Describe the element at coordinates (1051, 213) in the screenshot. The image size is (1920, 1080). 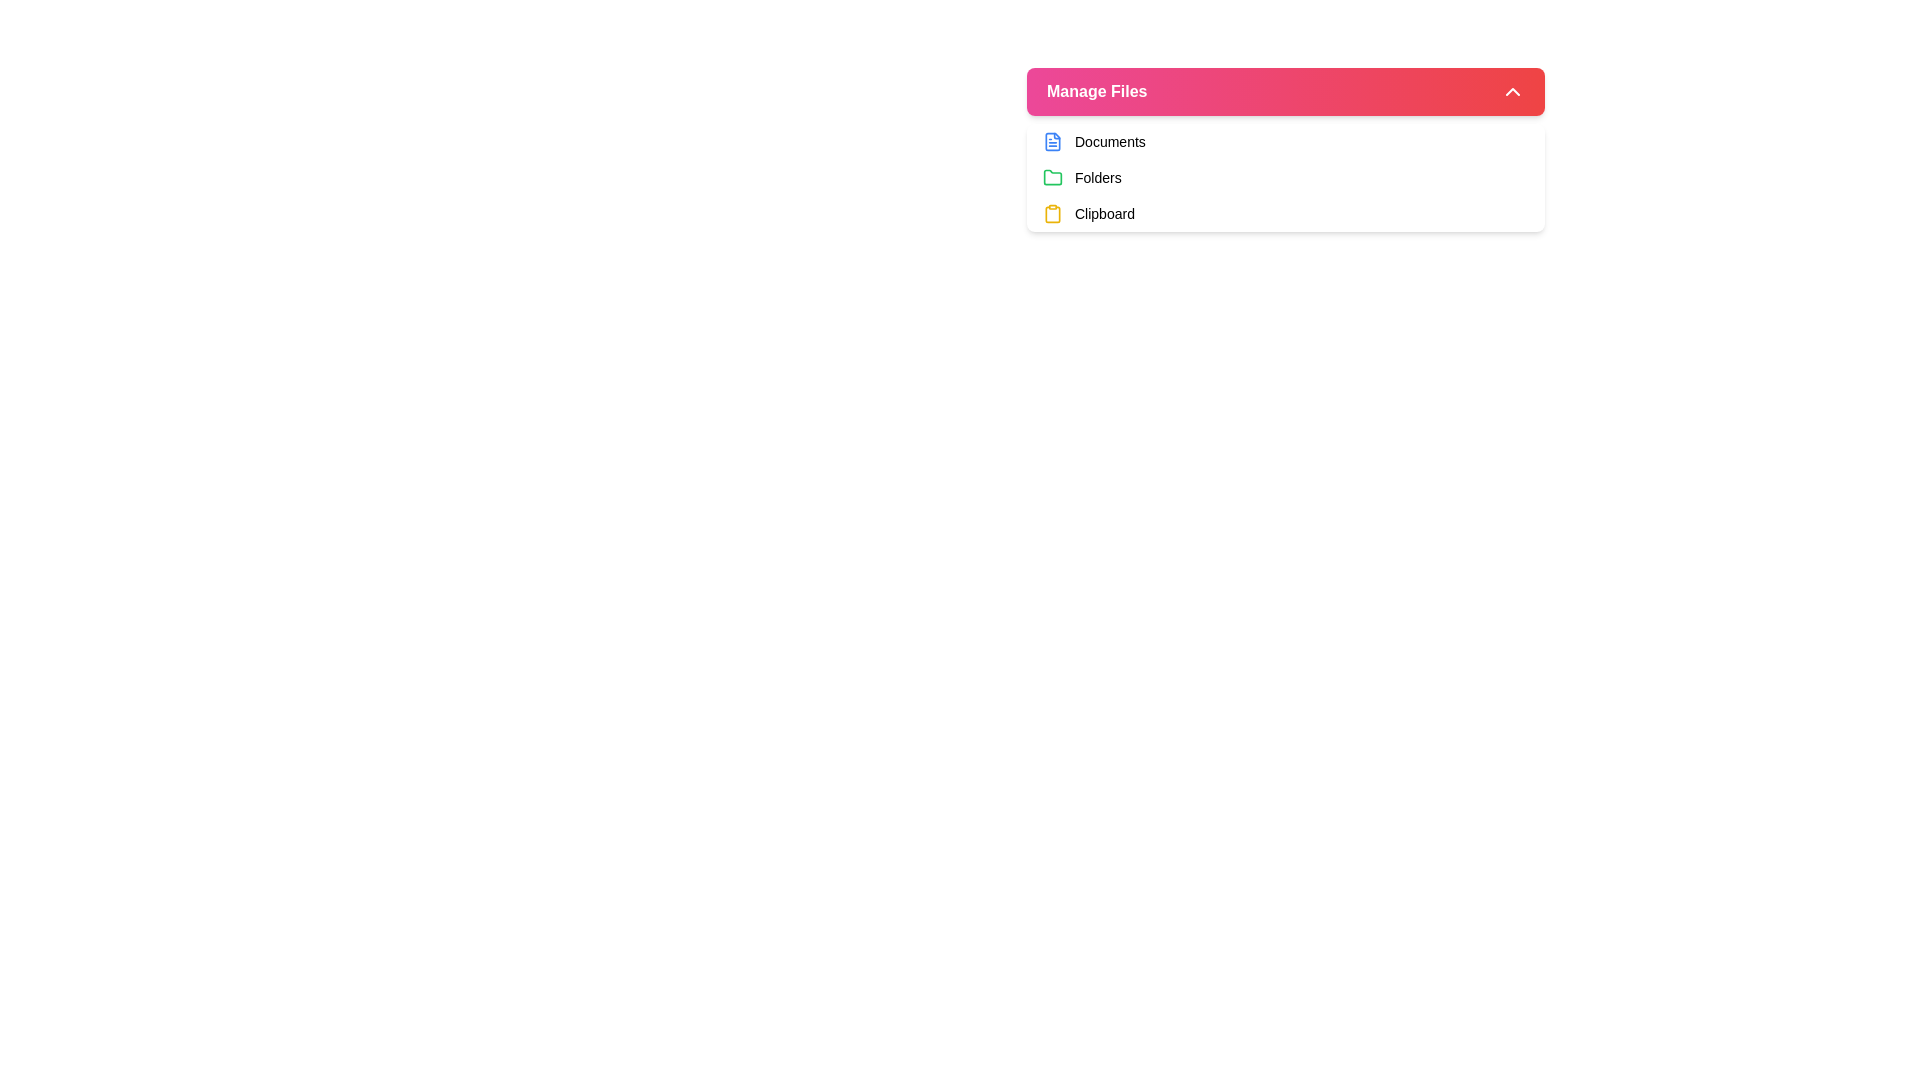
I see `the yellow clipboard icon located in the third row of the menu below 'Manage Files'` at that location.